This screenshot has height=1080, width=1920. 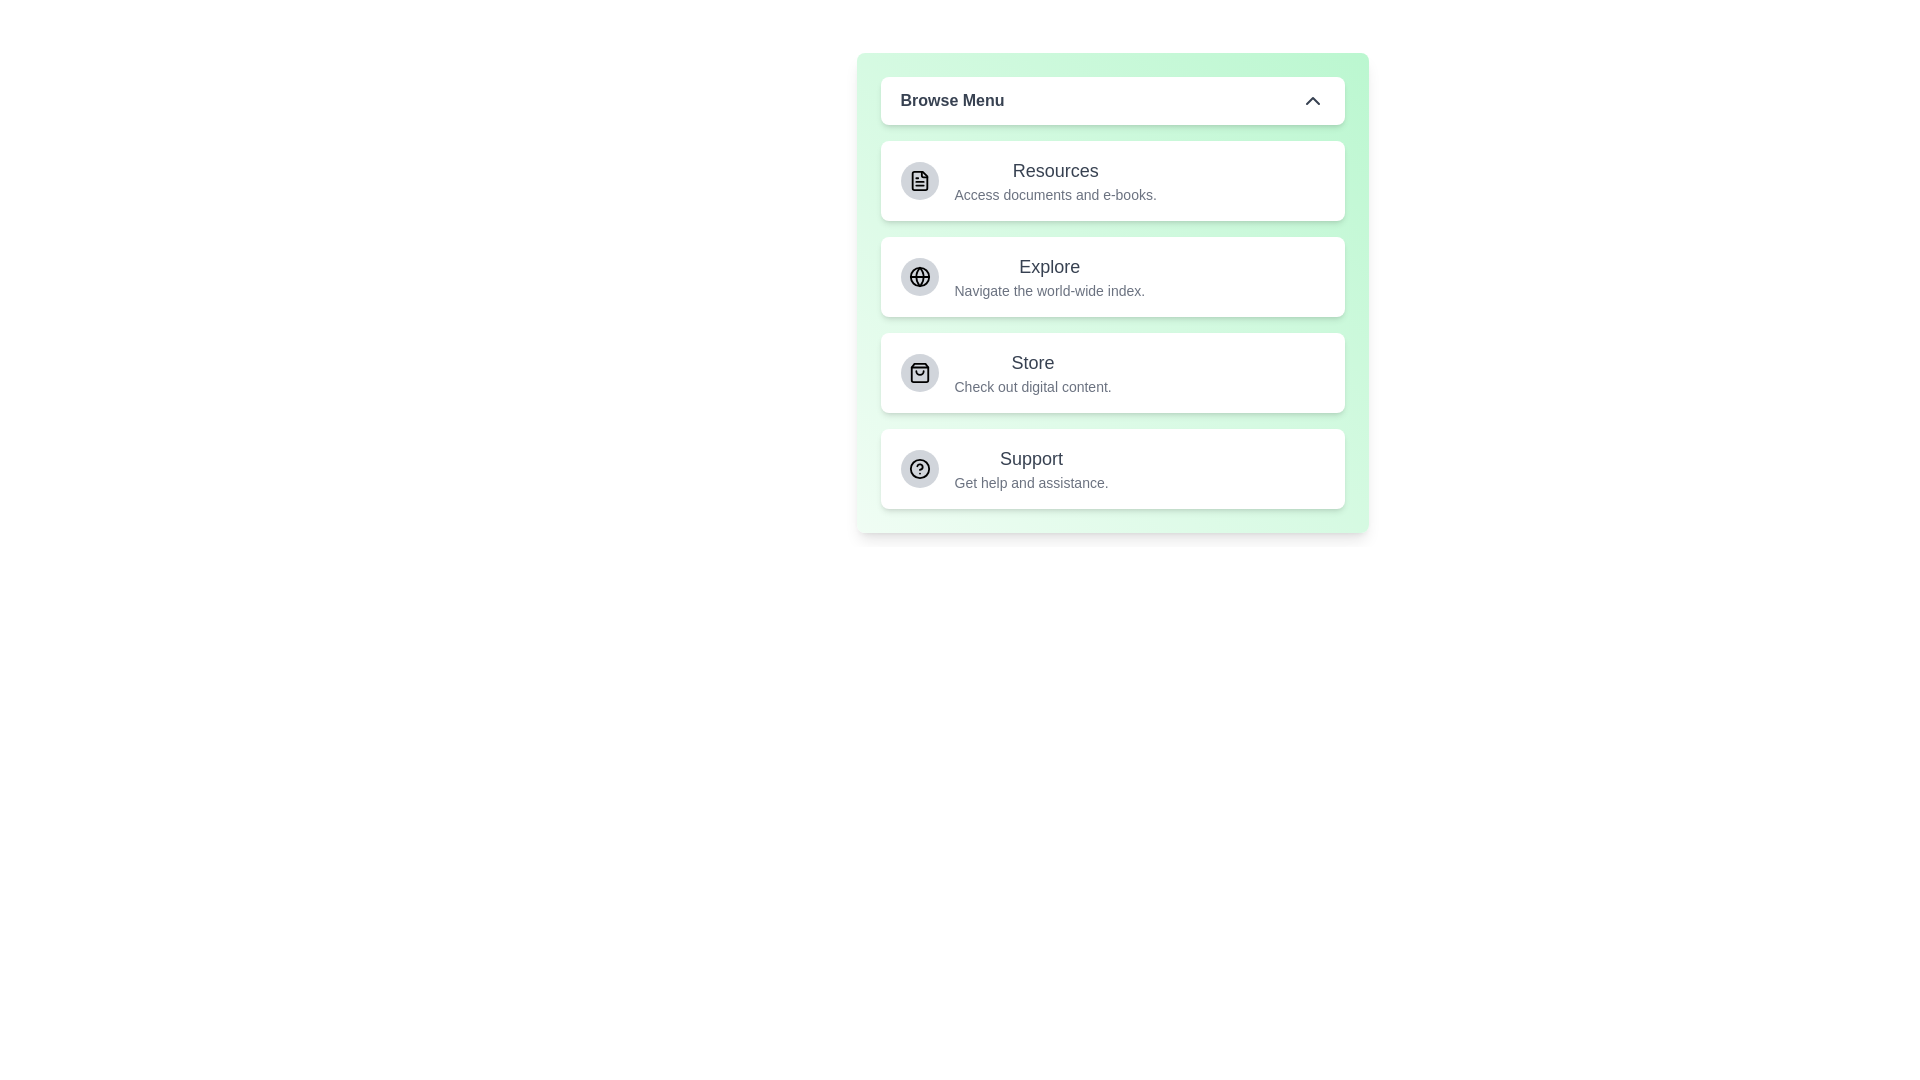 What do you see at coordinates (918, 181) in the screenshot?
I see `the icon of the menu item Resources to analyze it` at bounding box center [918, 181].